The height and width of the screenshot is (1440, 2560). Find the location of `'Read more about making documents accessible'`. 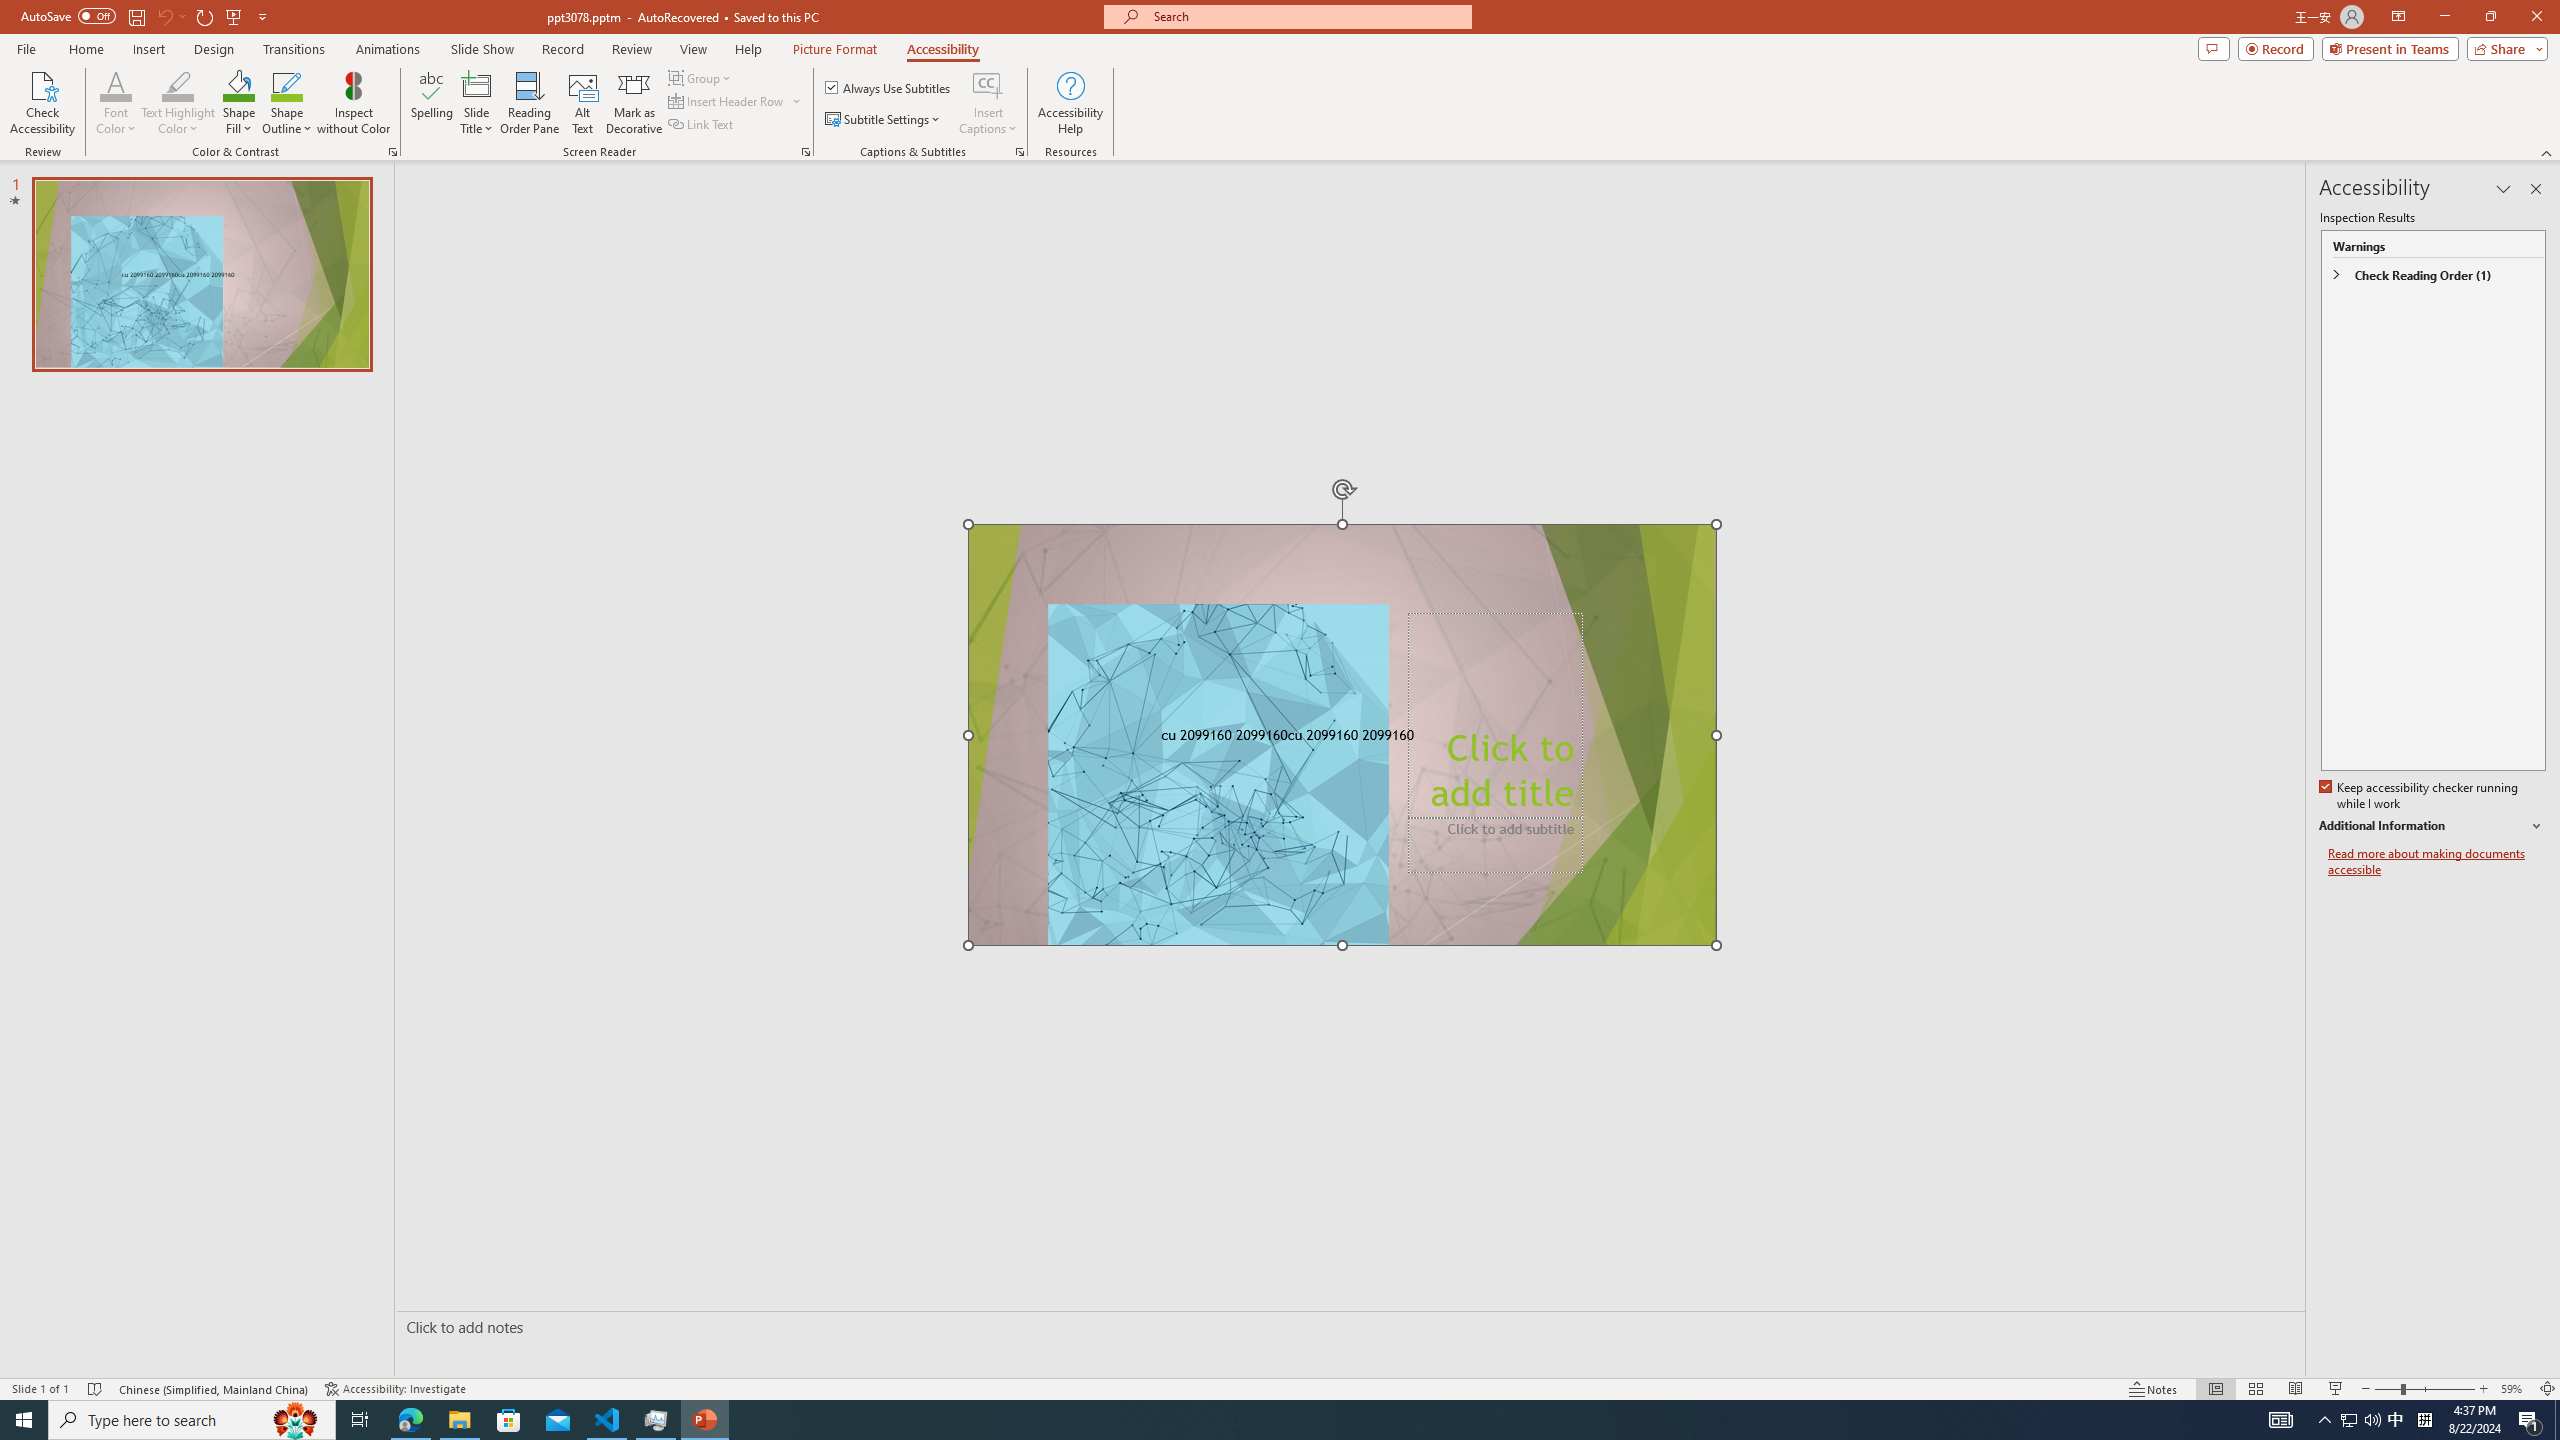

'Read more about making documents accessible' is located at coordinates (2437, 861).